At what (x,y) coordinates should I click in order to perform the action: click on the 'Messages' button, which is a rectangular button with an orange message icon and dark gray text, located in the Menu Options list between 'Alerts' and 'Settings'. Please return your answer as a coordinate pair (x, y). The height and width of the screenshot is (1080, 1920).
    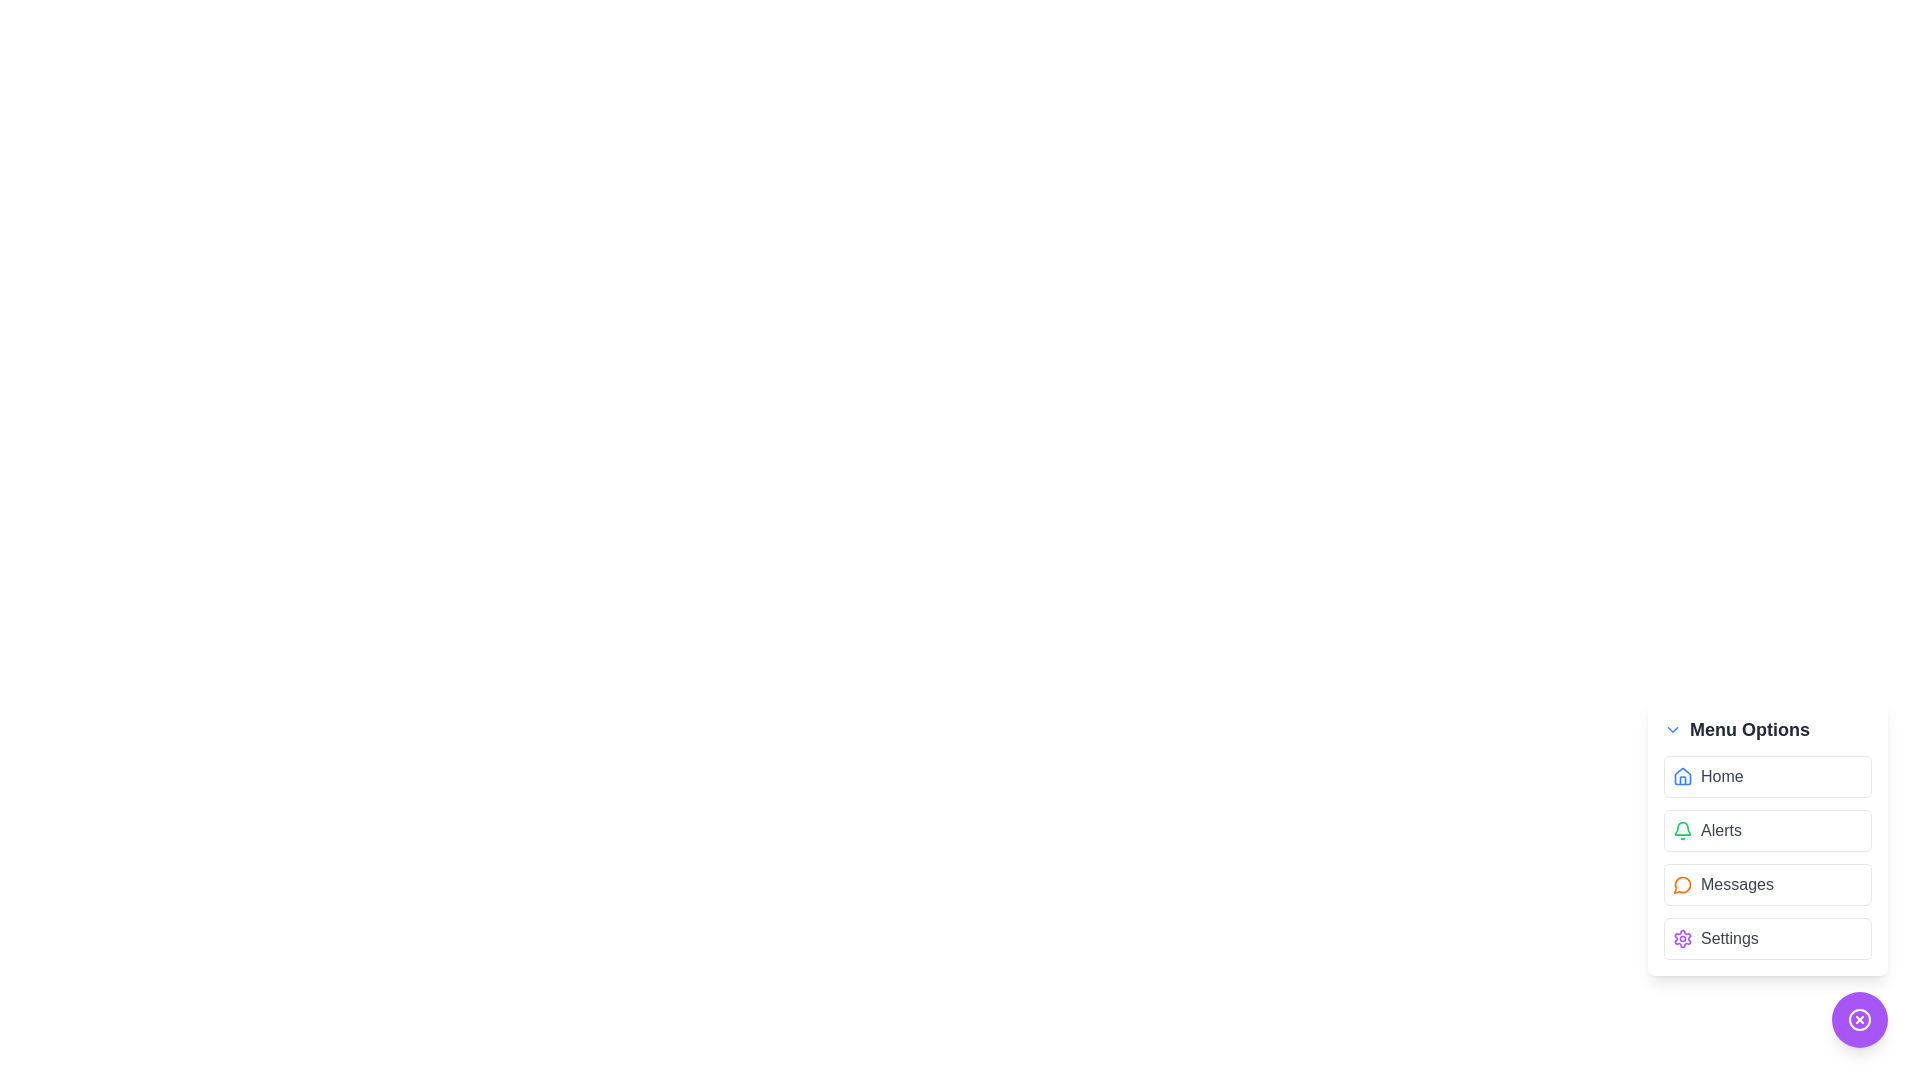
    Looking at the image, I should click on (1767, 883).